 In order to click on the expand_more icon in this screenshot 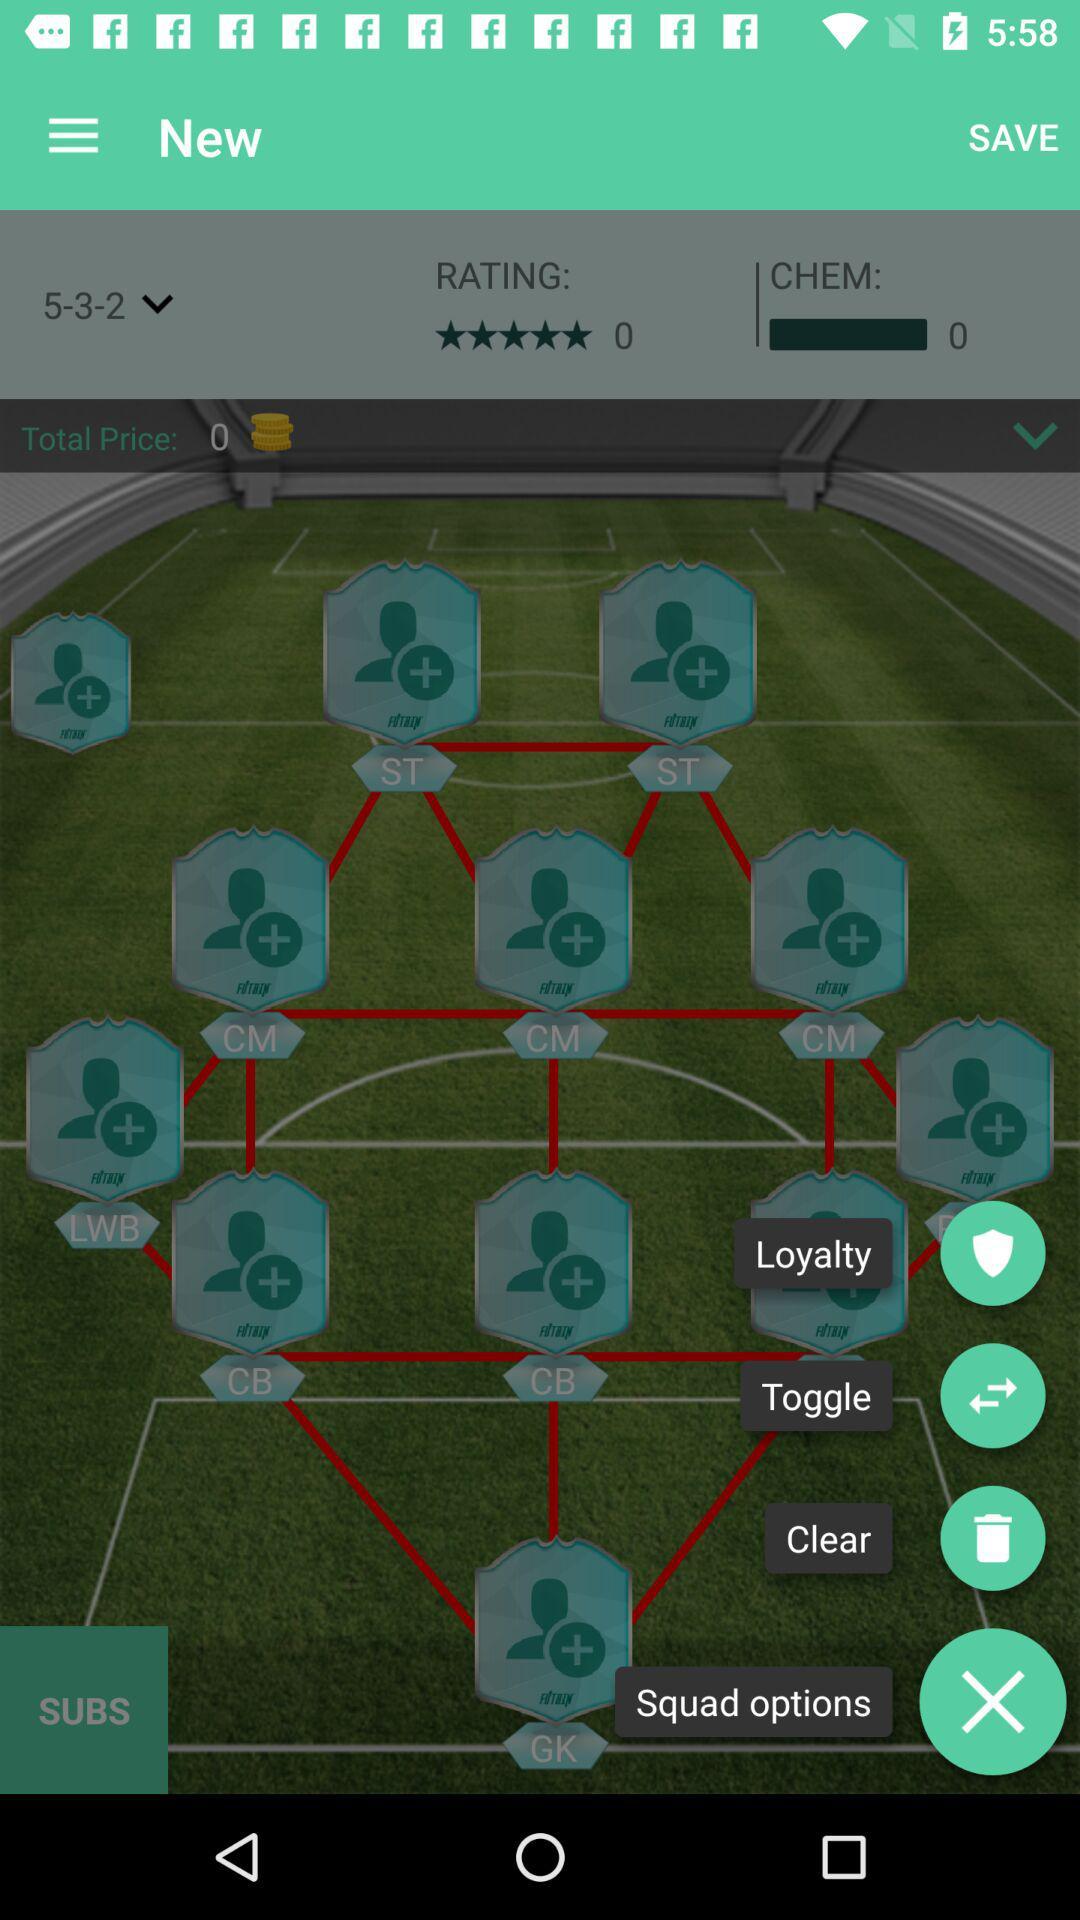, I will do `click(1035, 434)`.